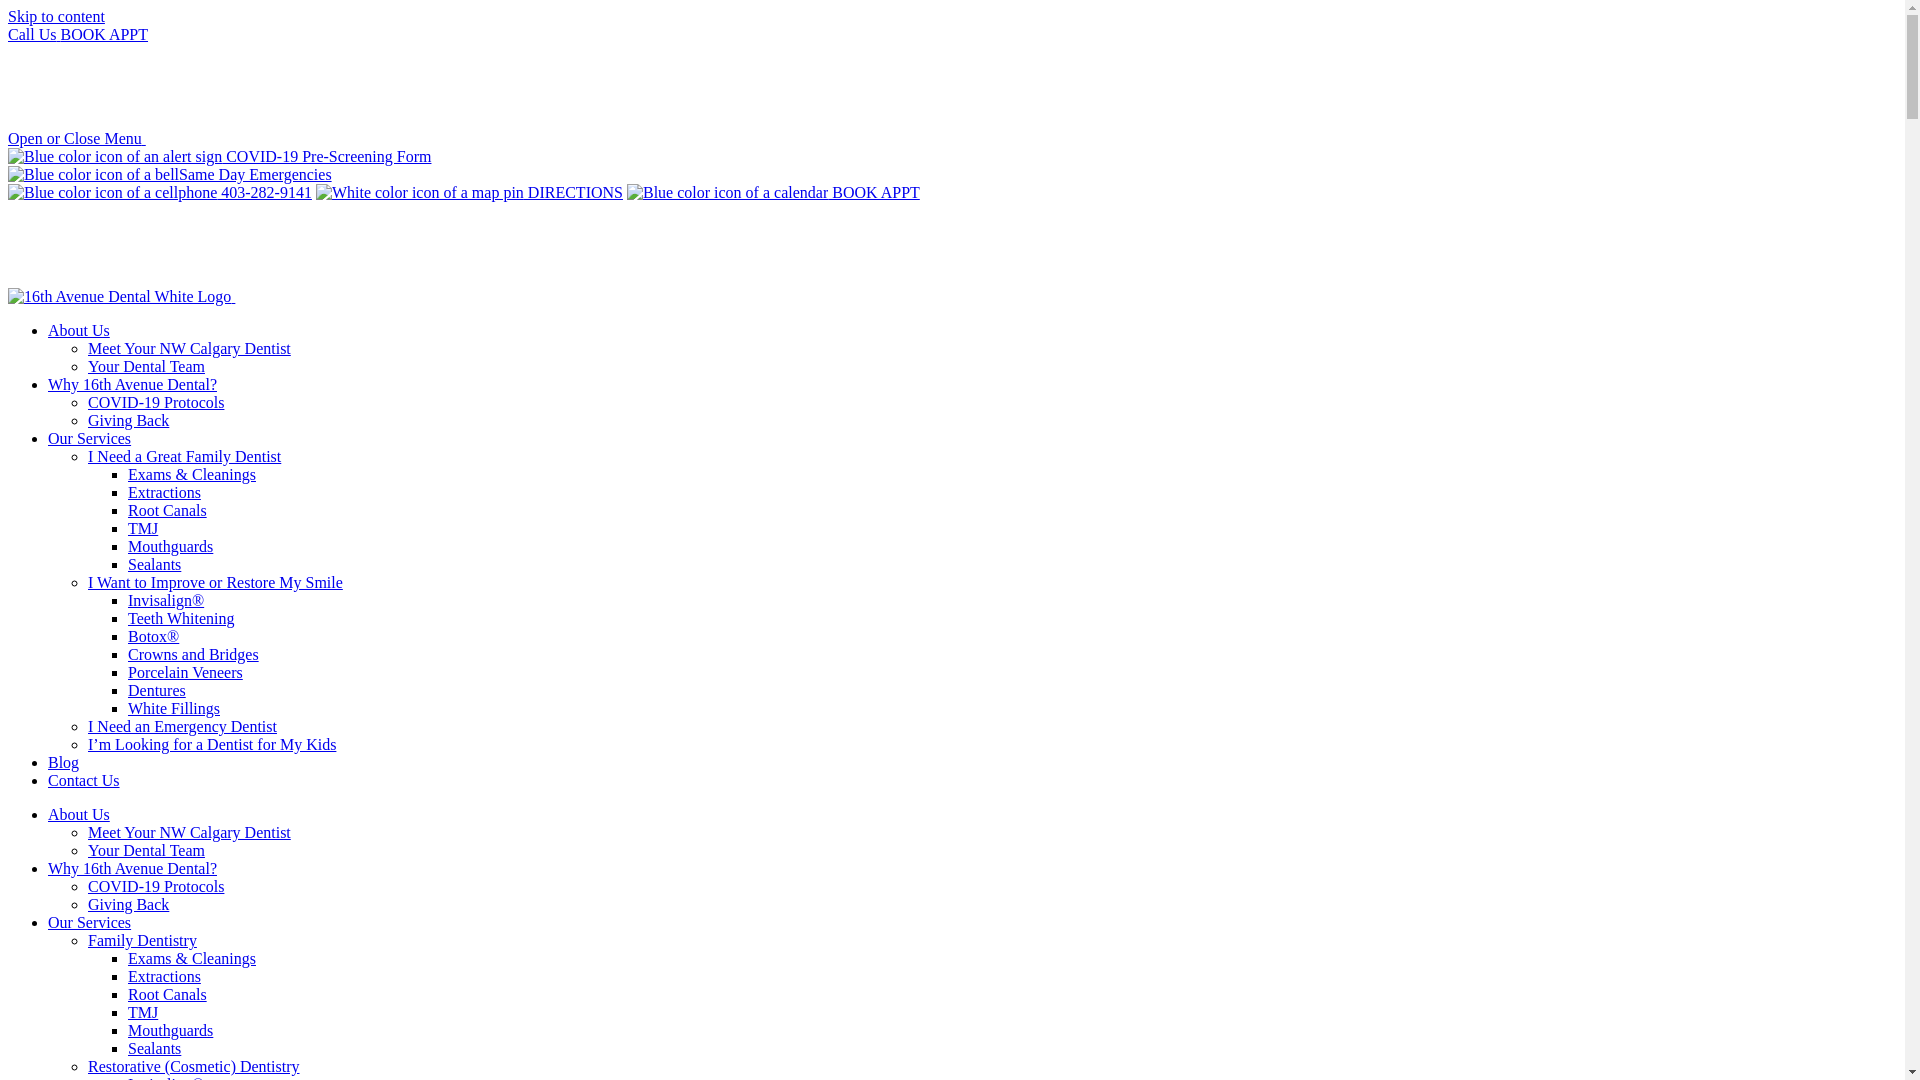  I want to click on 'About Us', so click(48, 329).